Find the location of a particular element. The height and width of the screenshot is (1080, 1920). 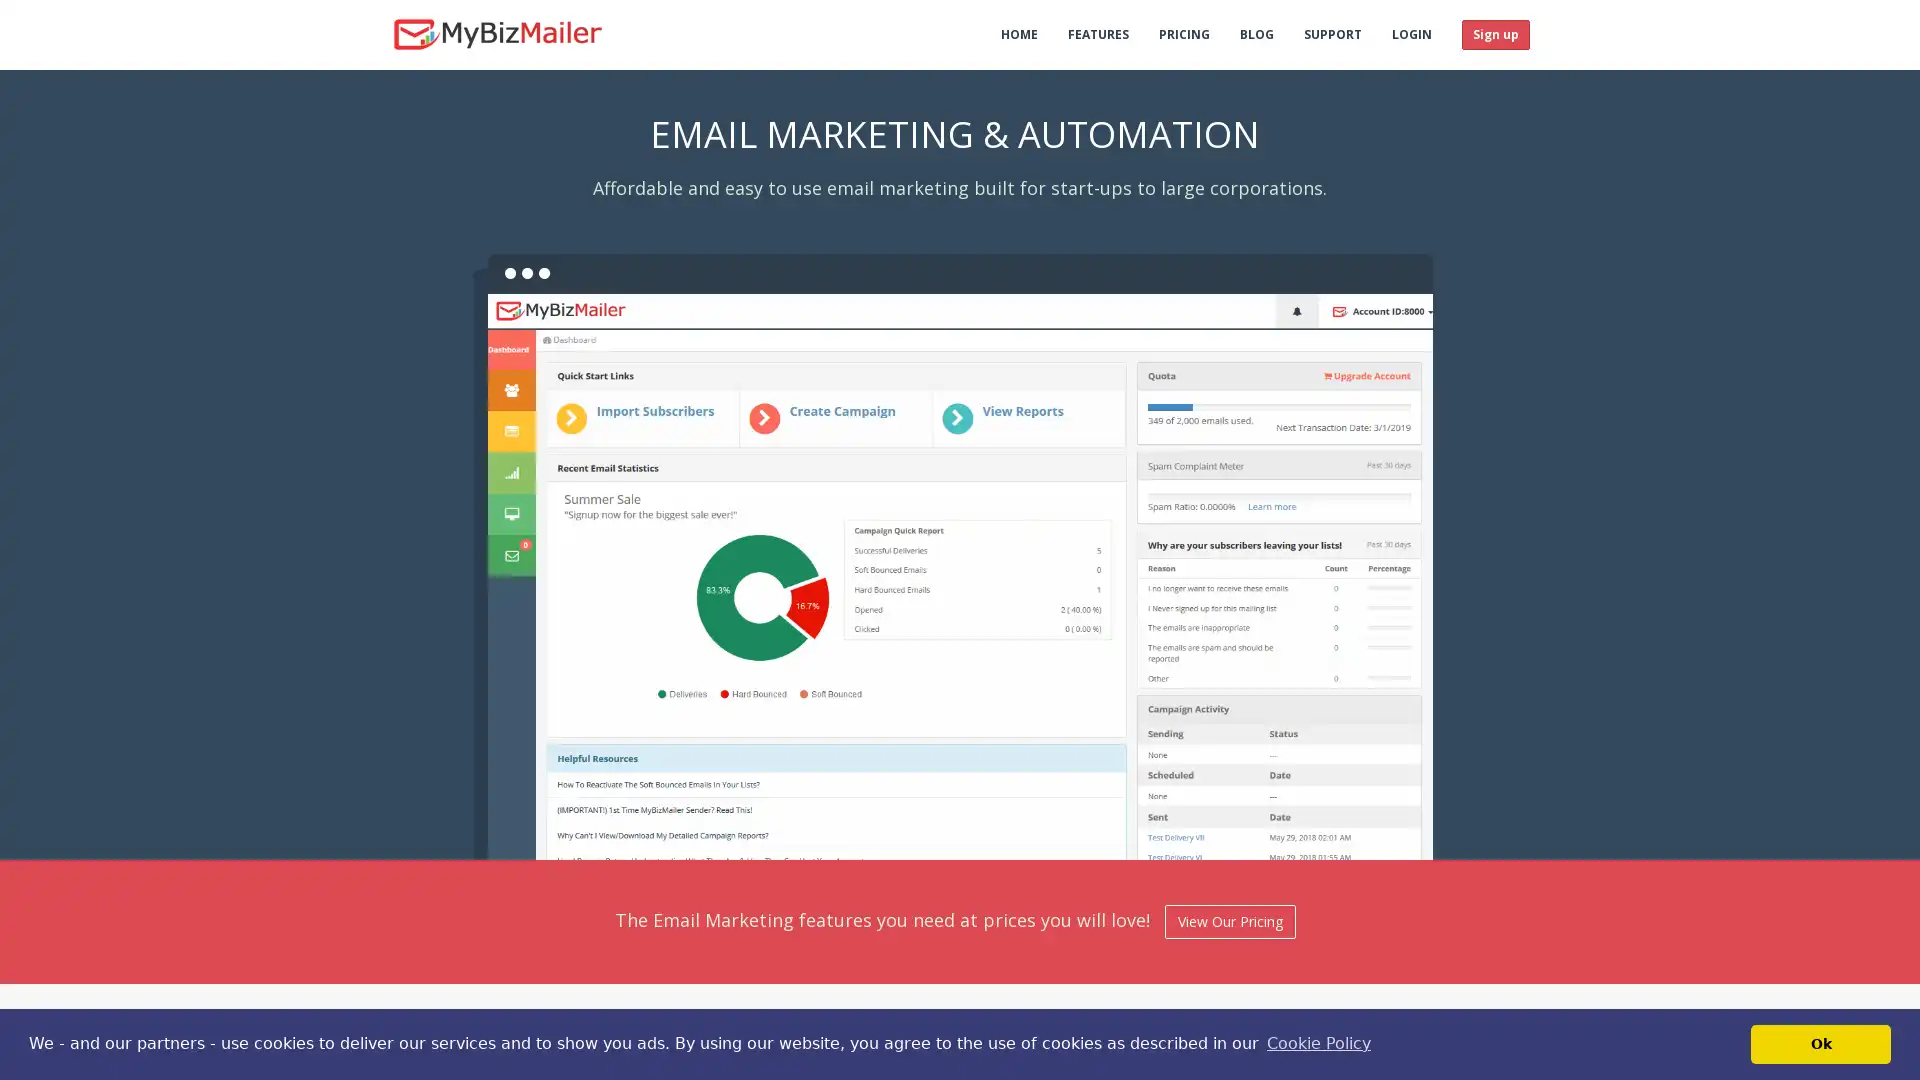

dismiss cookie message is located at coordinates (1820, 1043).